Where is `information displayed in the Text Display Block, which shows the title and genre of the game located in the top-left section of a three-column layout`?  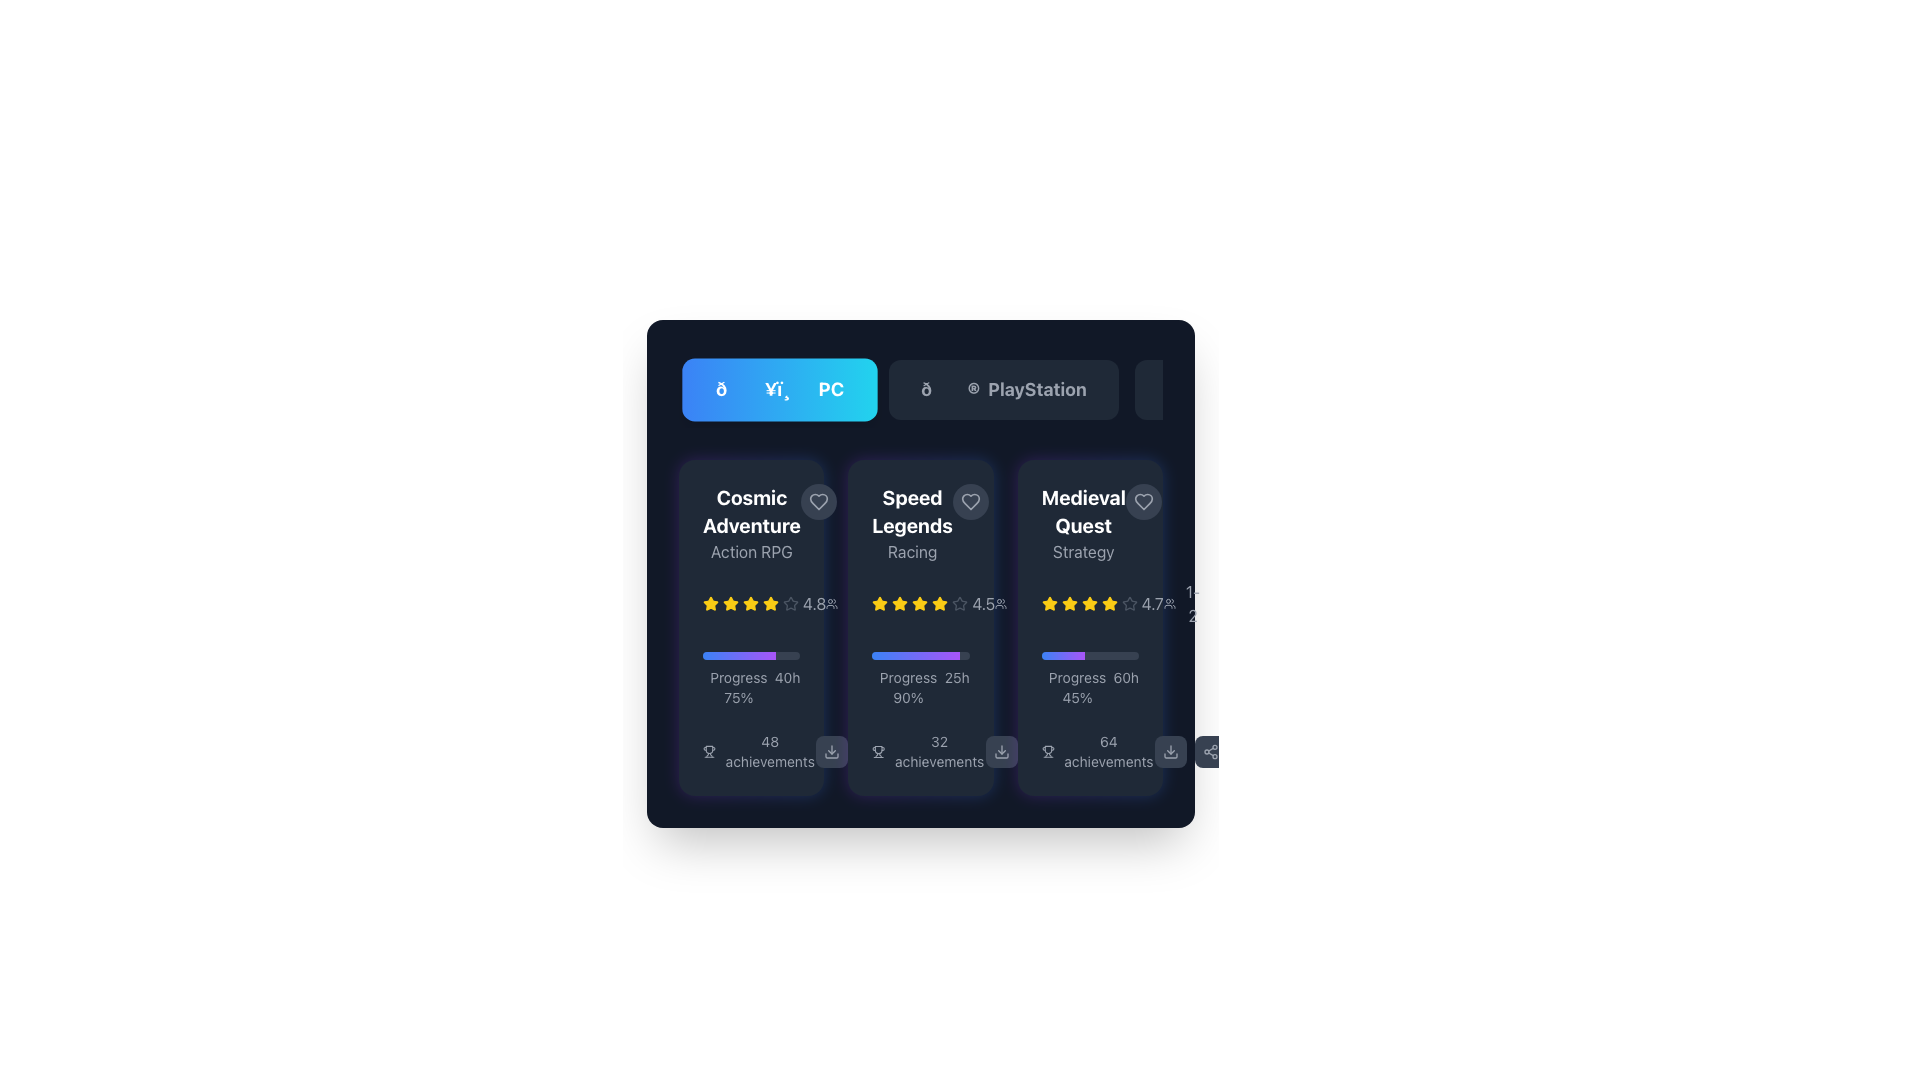
information displayed in the Text Display Block, which shows the title and genre of the game located in the top-left section of a three-column layout is located at coordinates (750, 523).